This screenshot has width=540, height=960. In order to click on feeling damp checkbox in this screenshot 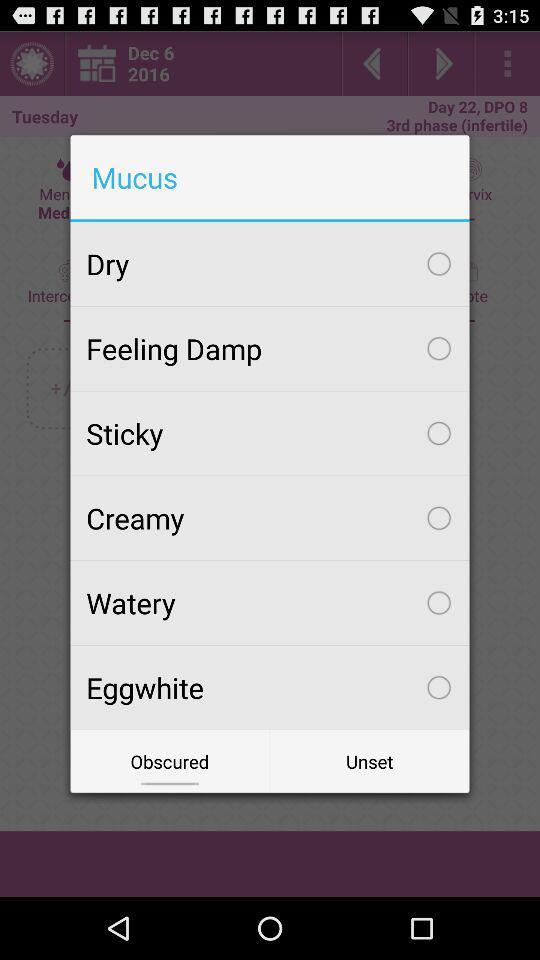, I will do `click(270, 348)`.